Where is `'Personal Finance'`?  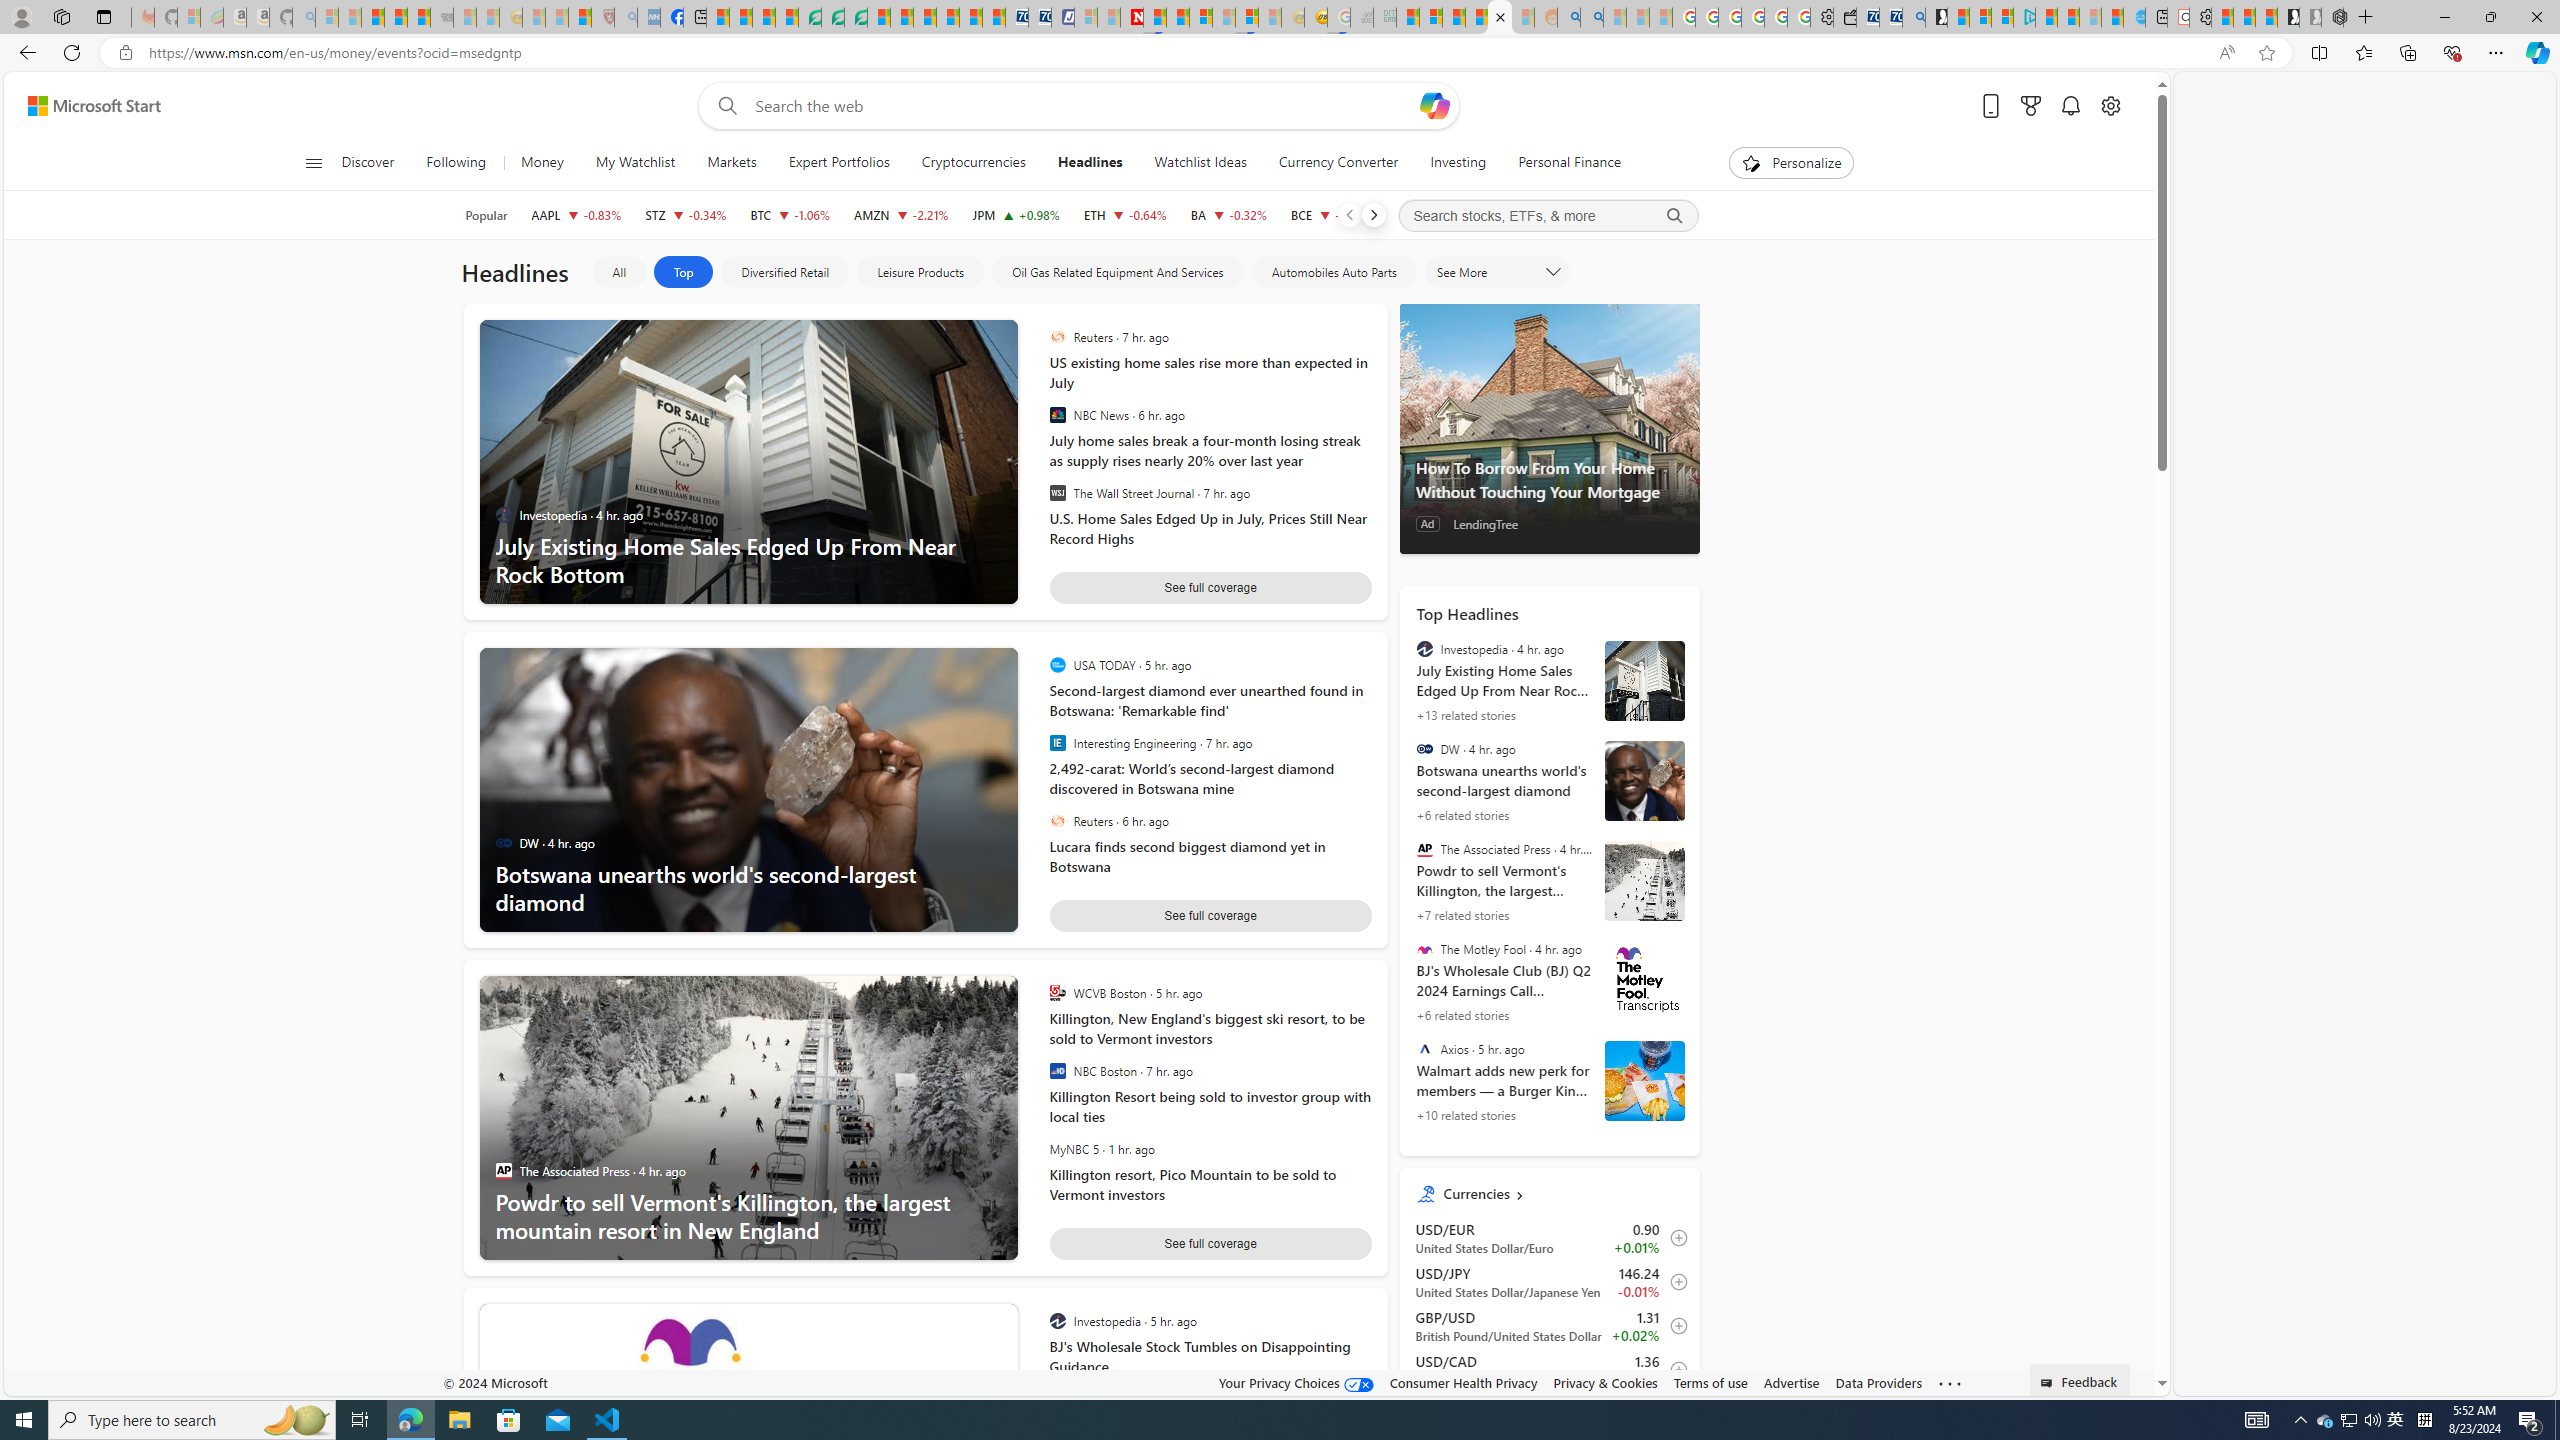
'Personal Finance' is located at coordinates (1561, 162).